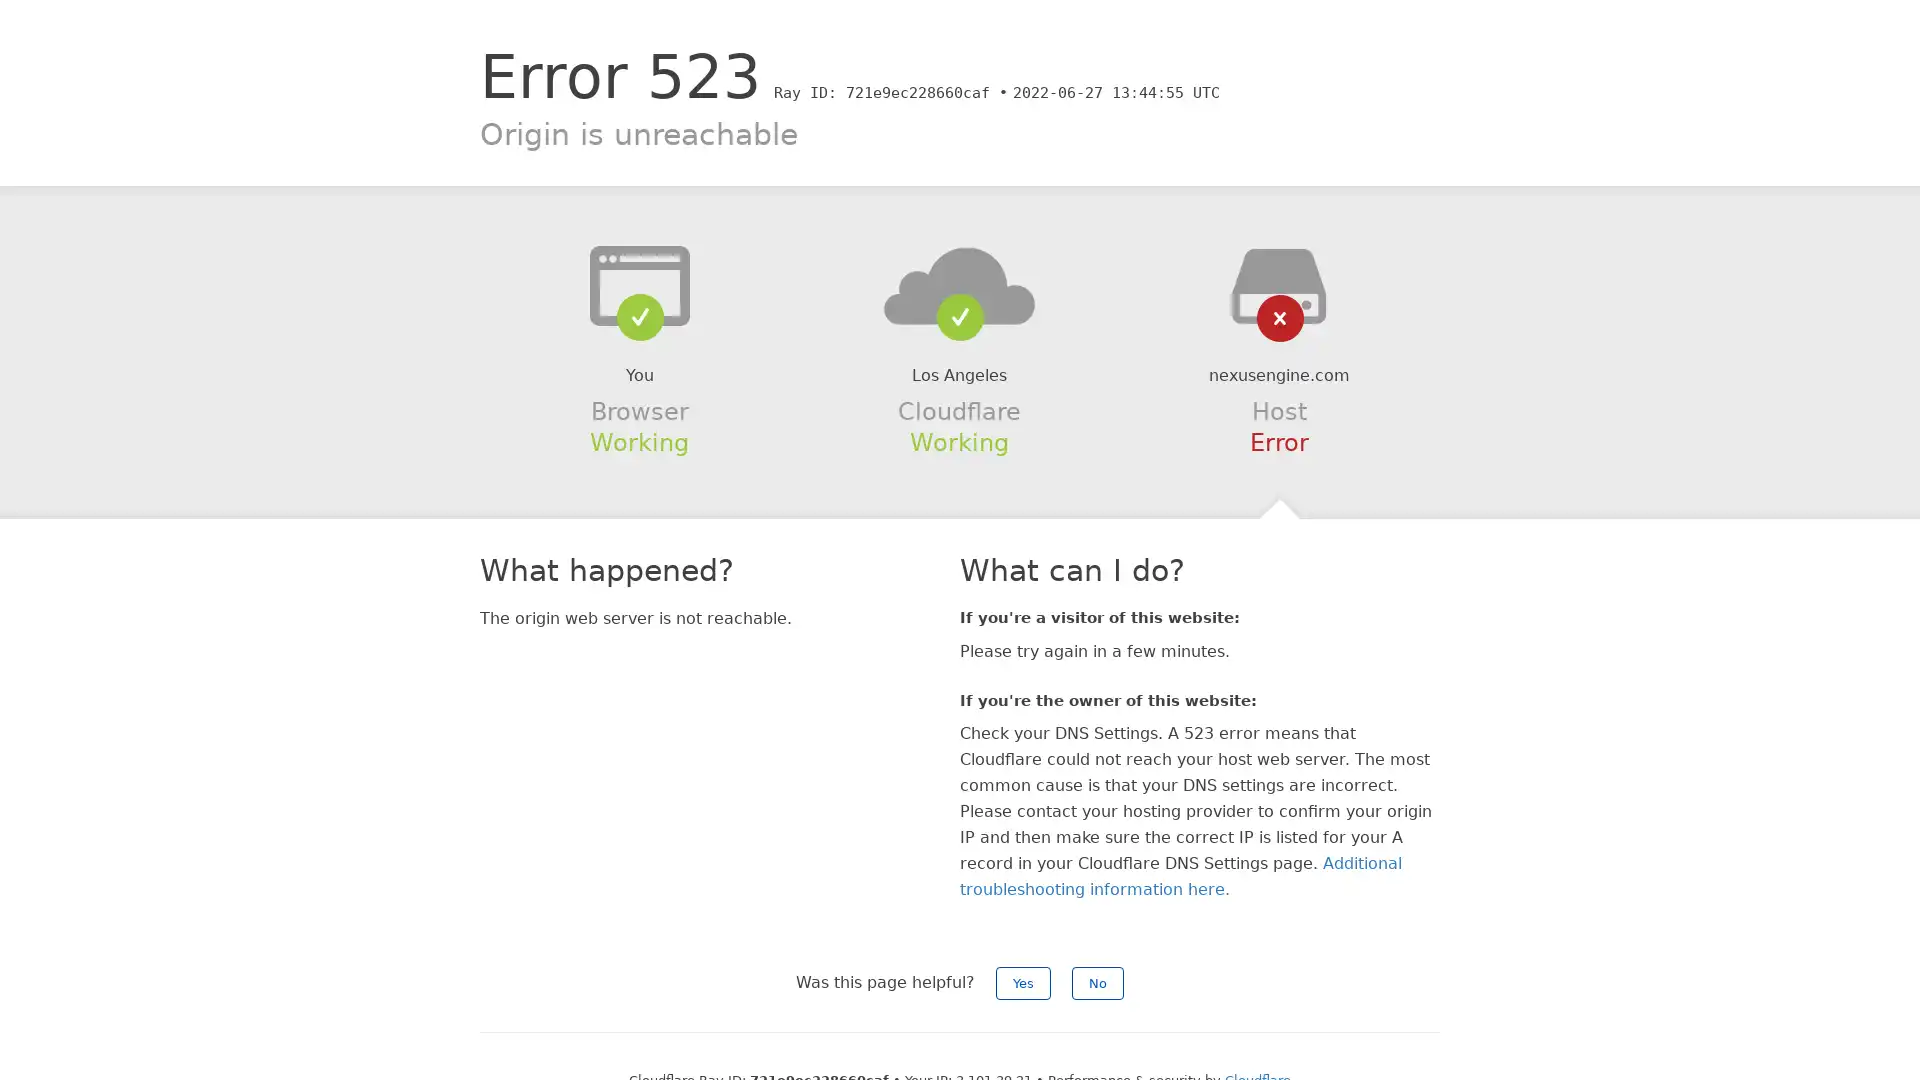  What do you see at coordinates (1097, 982) in the screenshot?
I see `No` at bounding box center [1097, 982].